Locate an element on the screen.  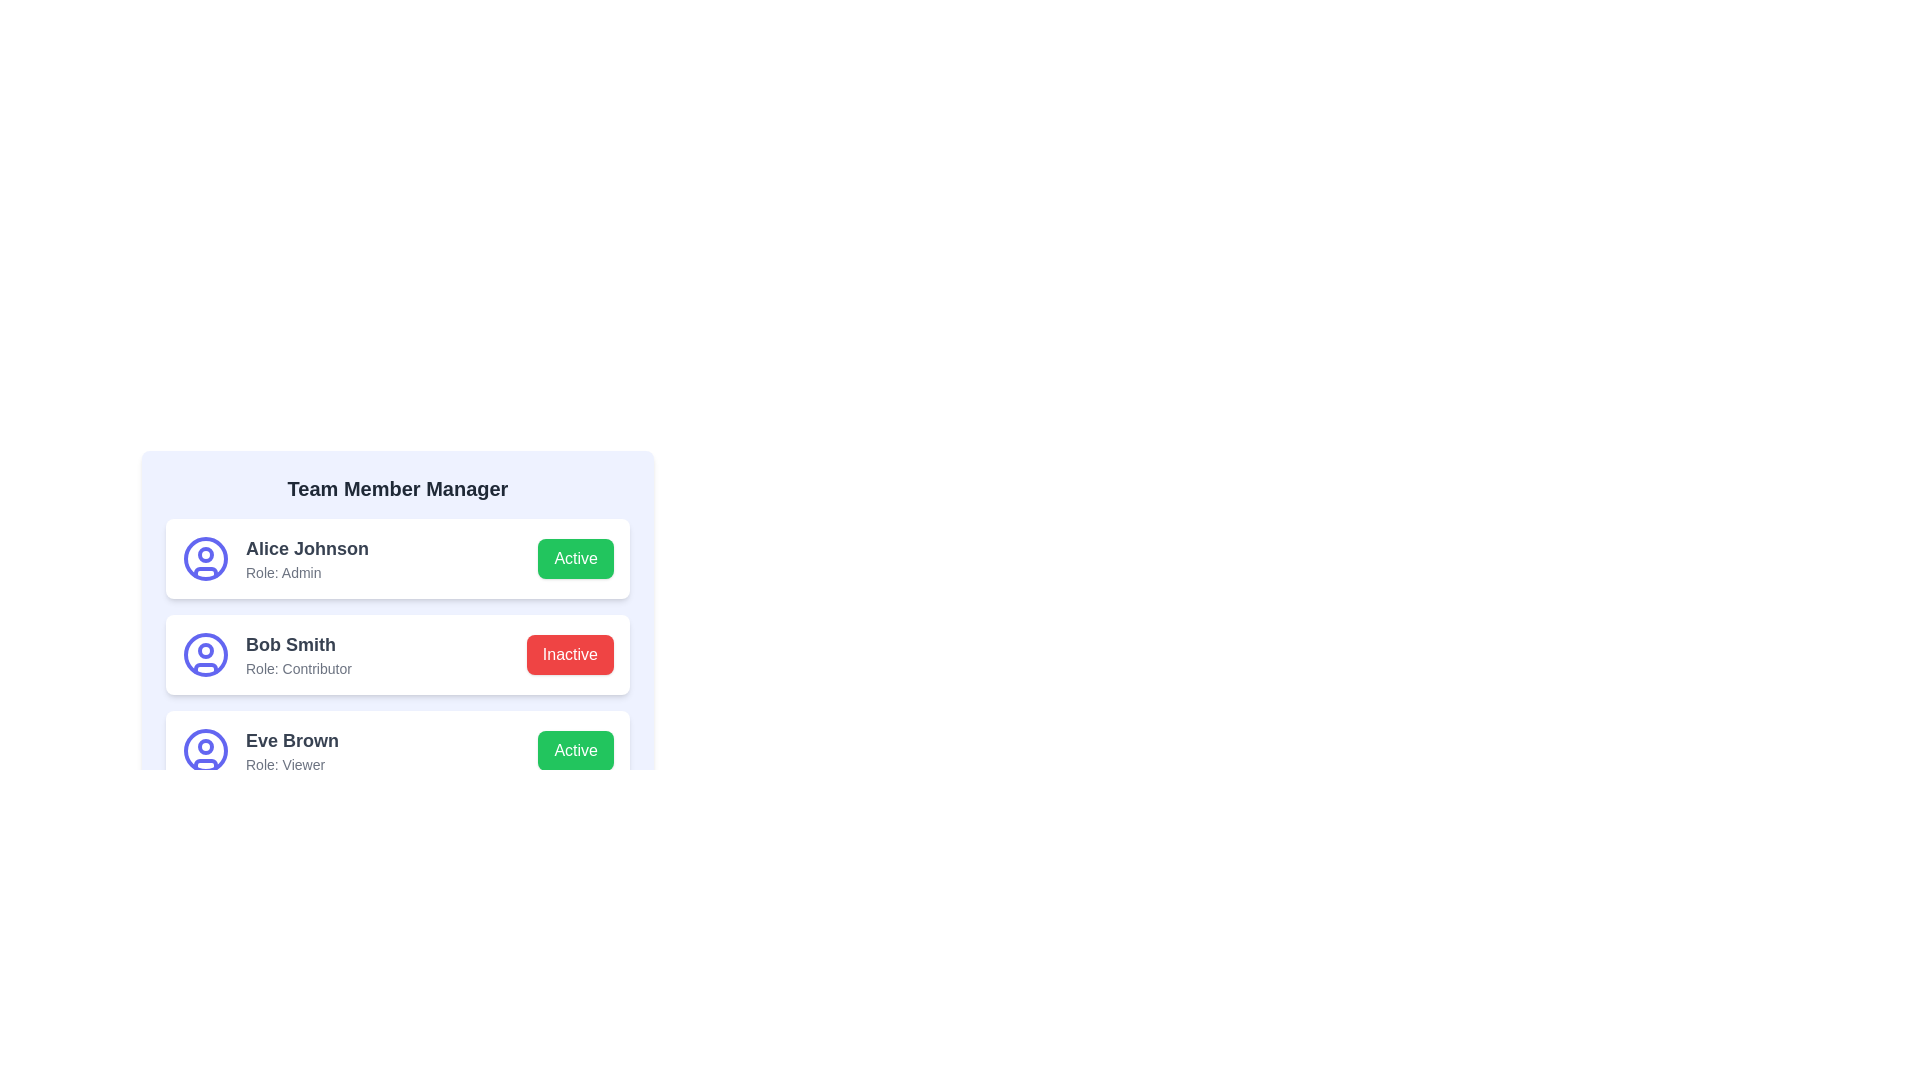
the user profile display element, which consists of an icon and text showing user information, located between 'Bob Smith' and the 'Active' button is located at coordinates (259, 751).